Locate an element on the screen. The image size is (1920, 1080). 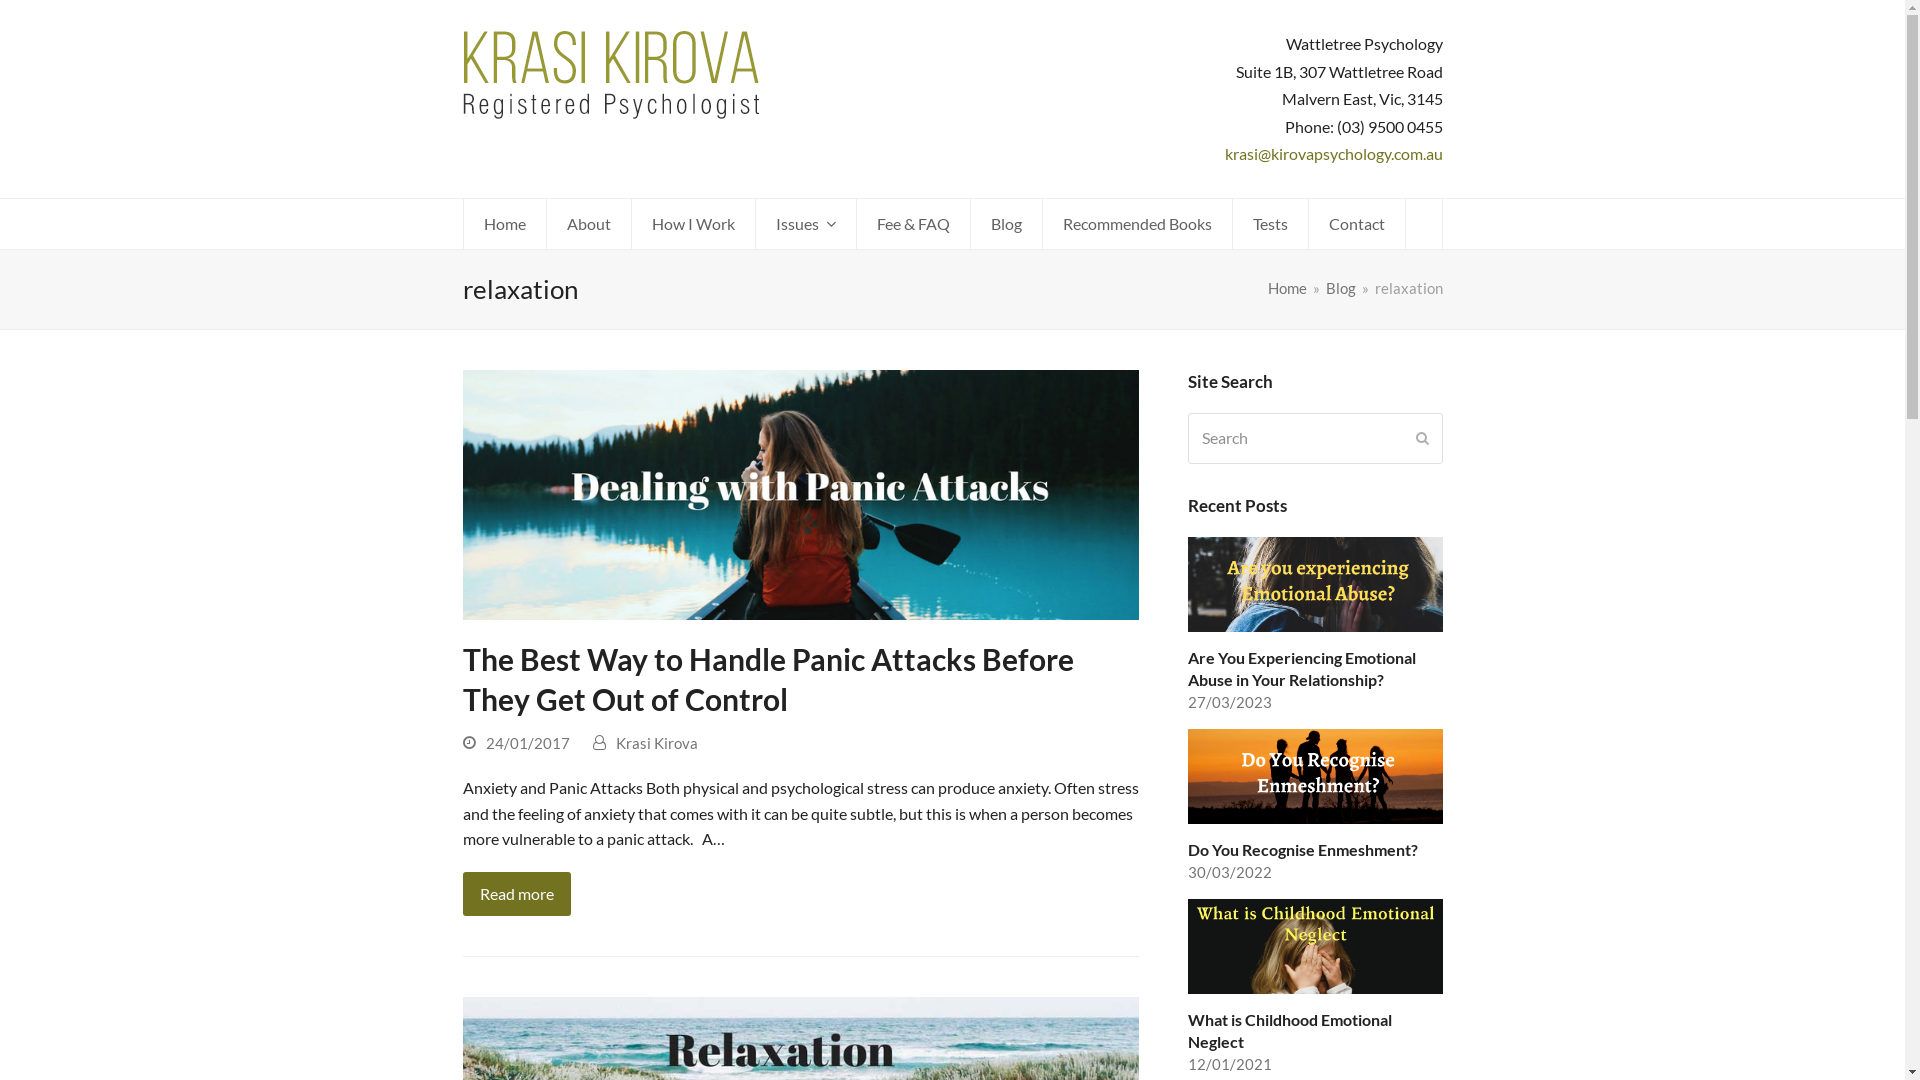
'How I Work' is located at coordinates (631, 223).